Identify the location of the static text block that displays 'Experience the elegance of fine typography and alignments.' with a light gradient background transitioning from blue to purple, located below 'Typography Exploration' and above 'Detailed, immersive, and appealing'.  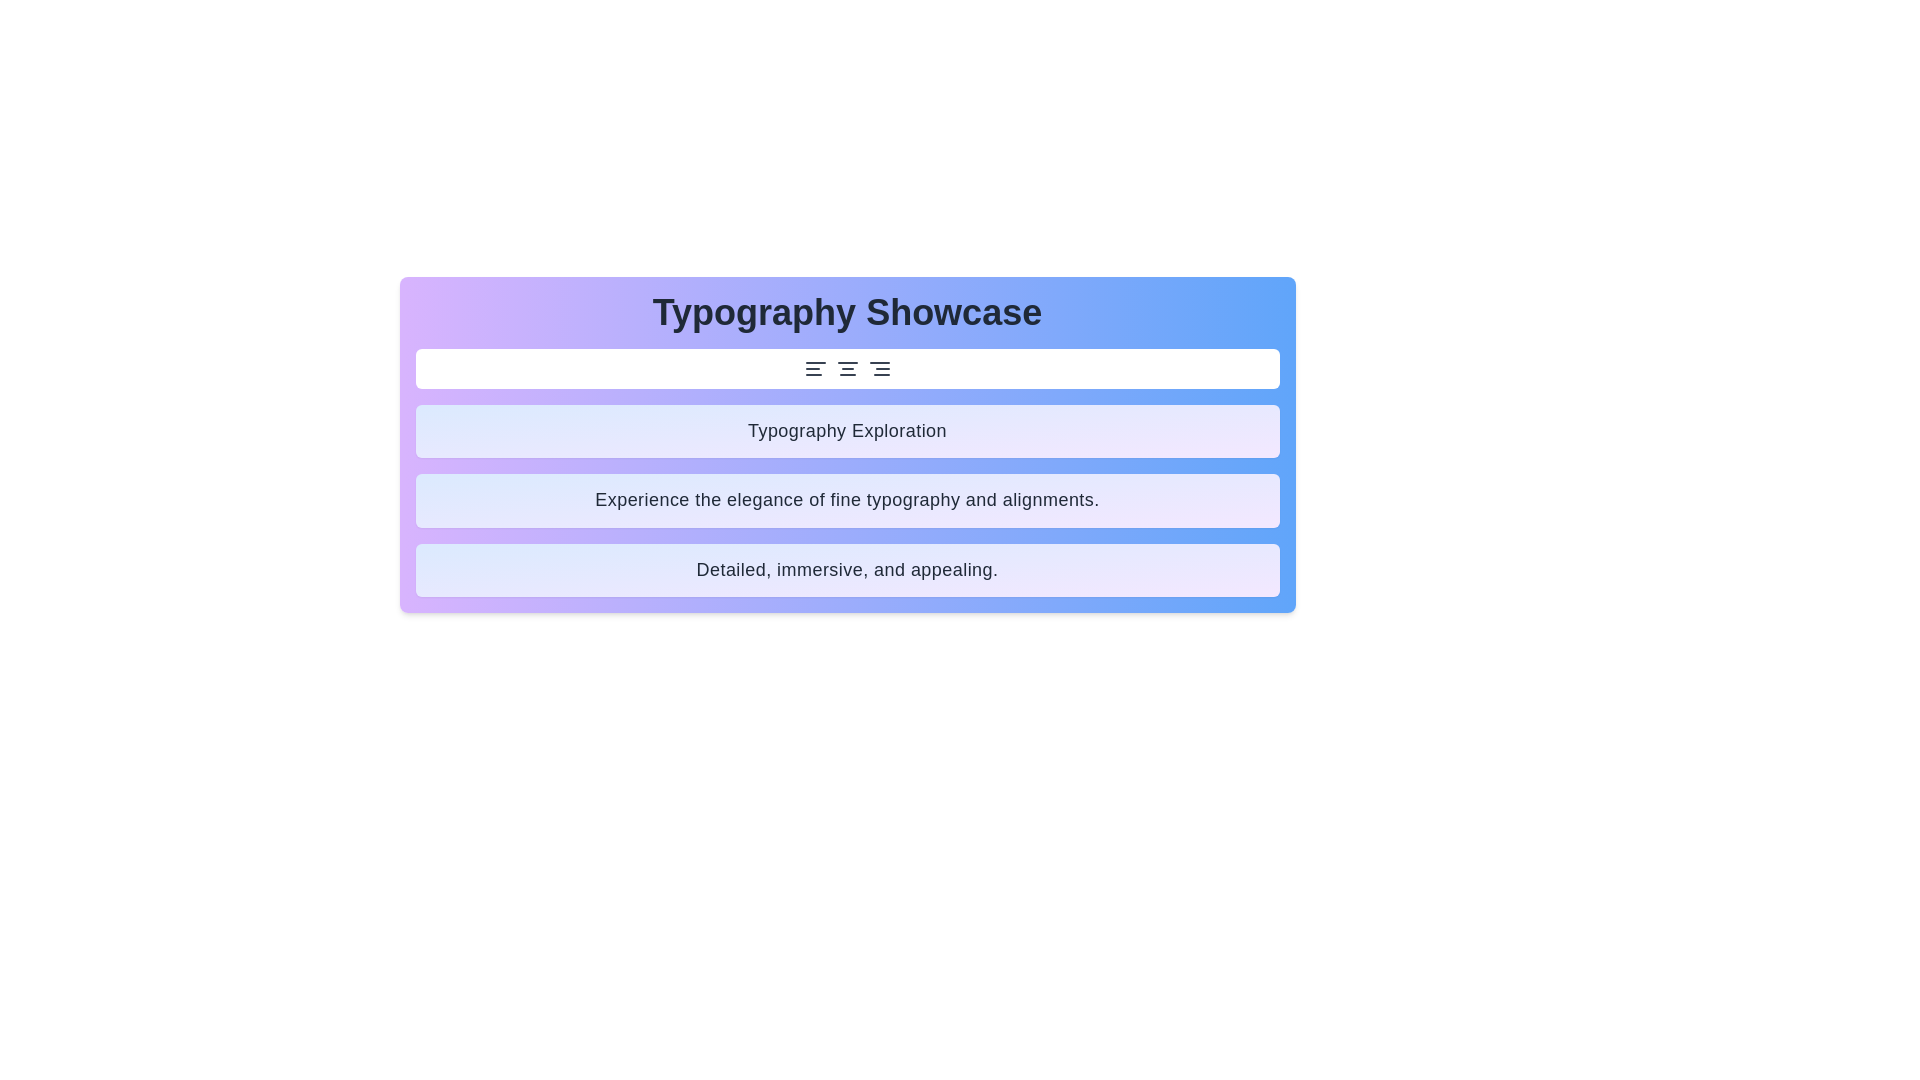
(847, 499).